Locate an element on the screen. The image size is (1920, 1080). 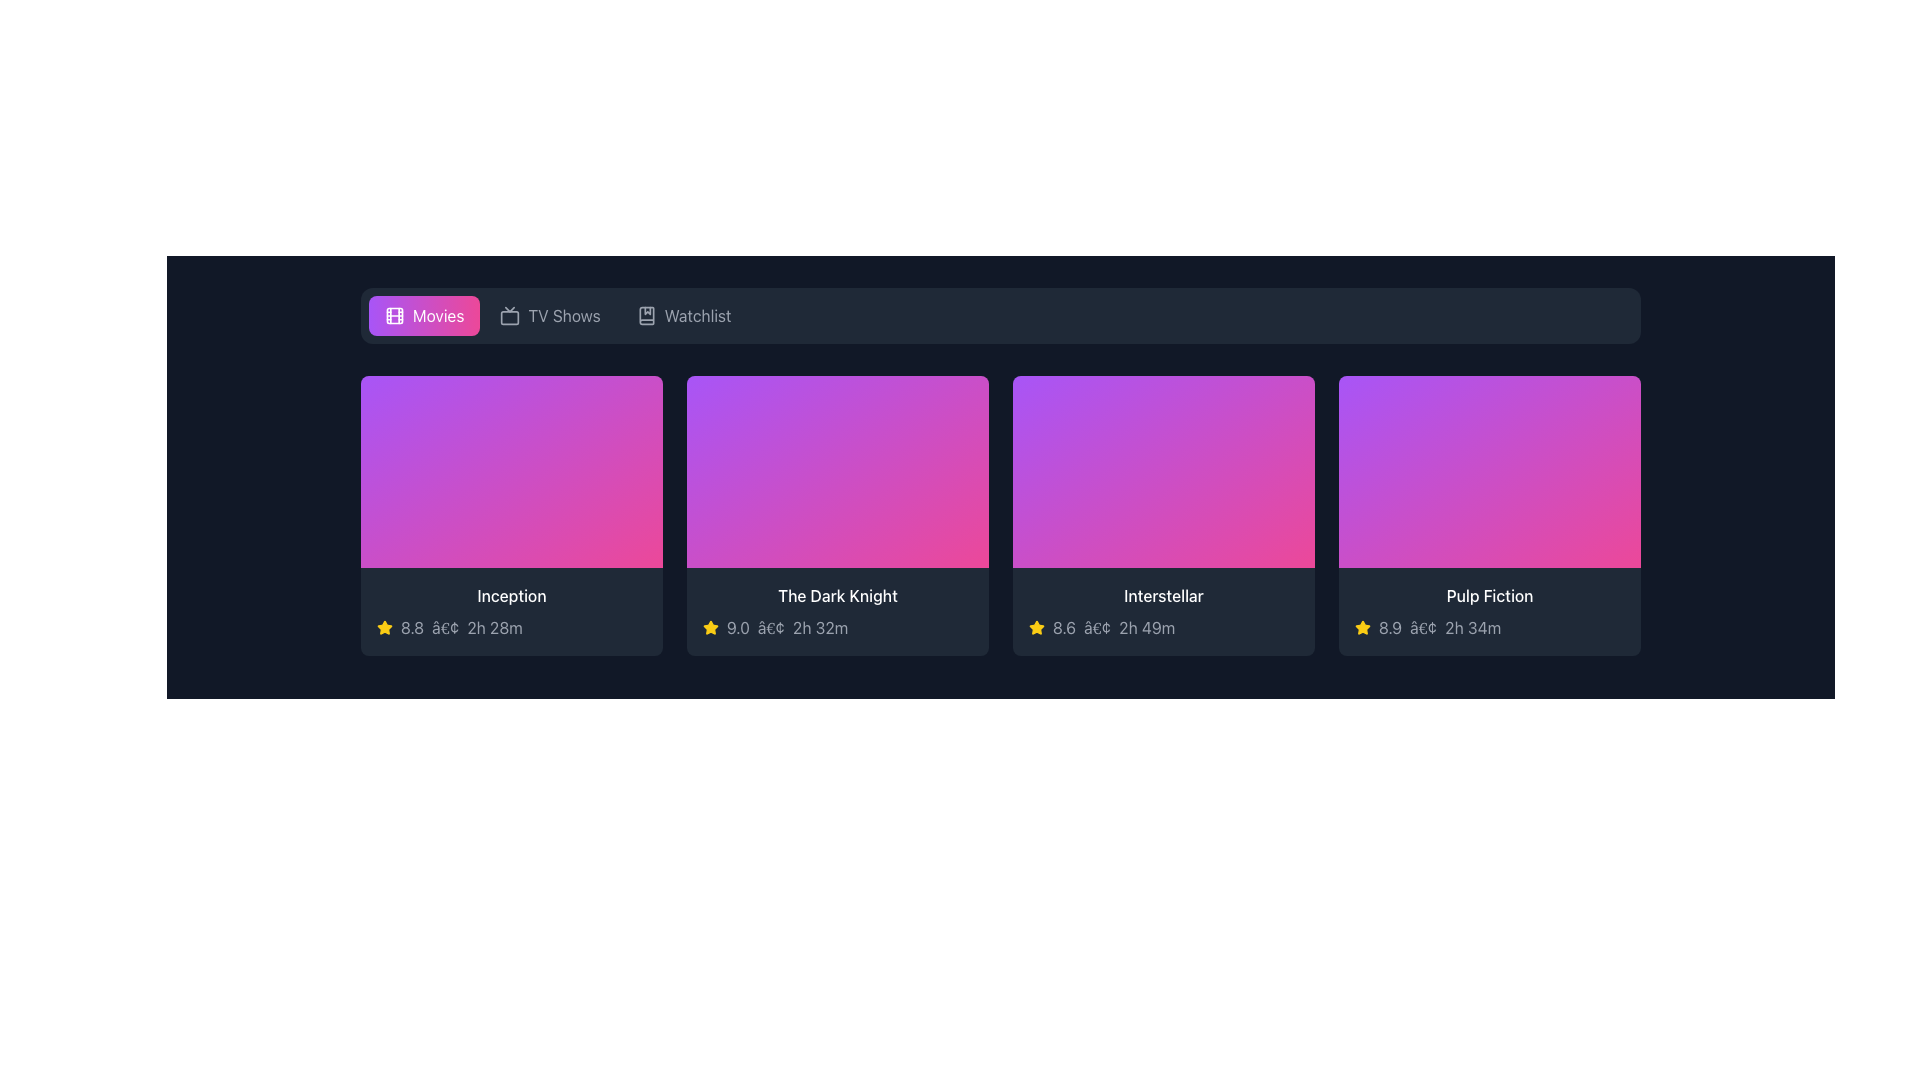
text '8.9 • 2h 34m' with the star icon located at the bottom-right corner of the 'Pulp Fiction' card is located at coordinates (1489, 627).